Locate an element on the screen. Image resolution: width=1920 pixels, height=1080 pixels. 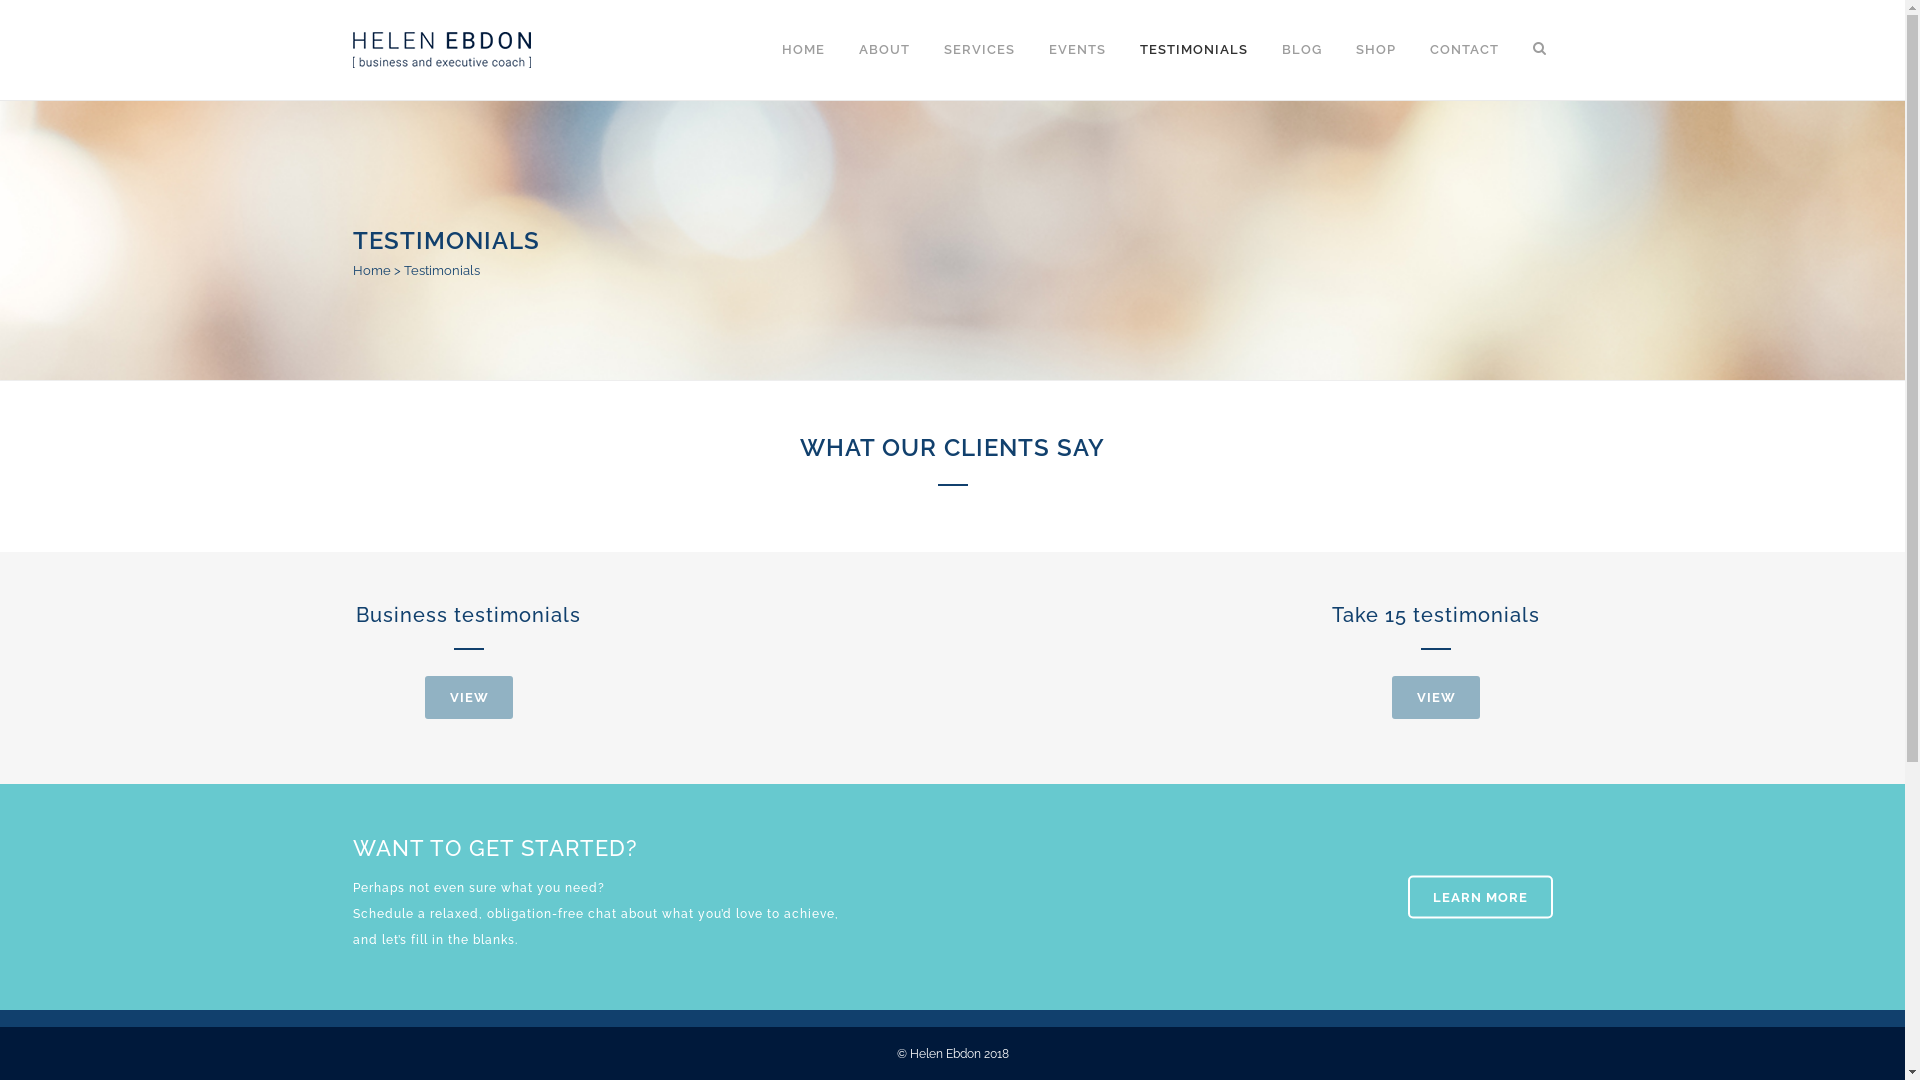
'ABOUT' is located at coordinates (883, 49).